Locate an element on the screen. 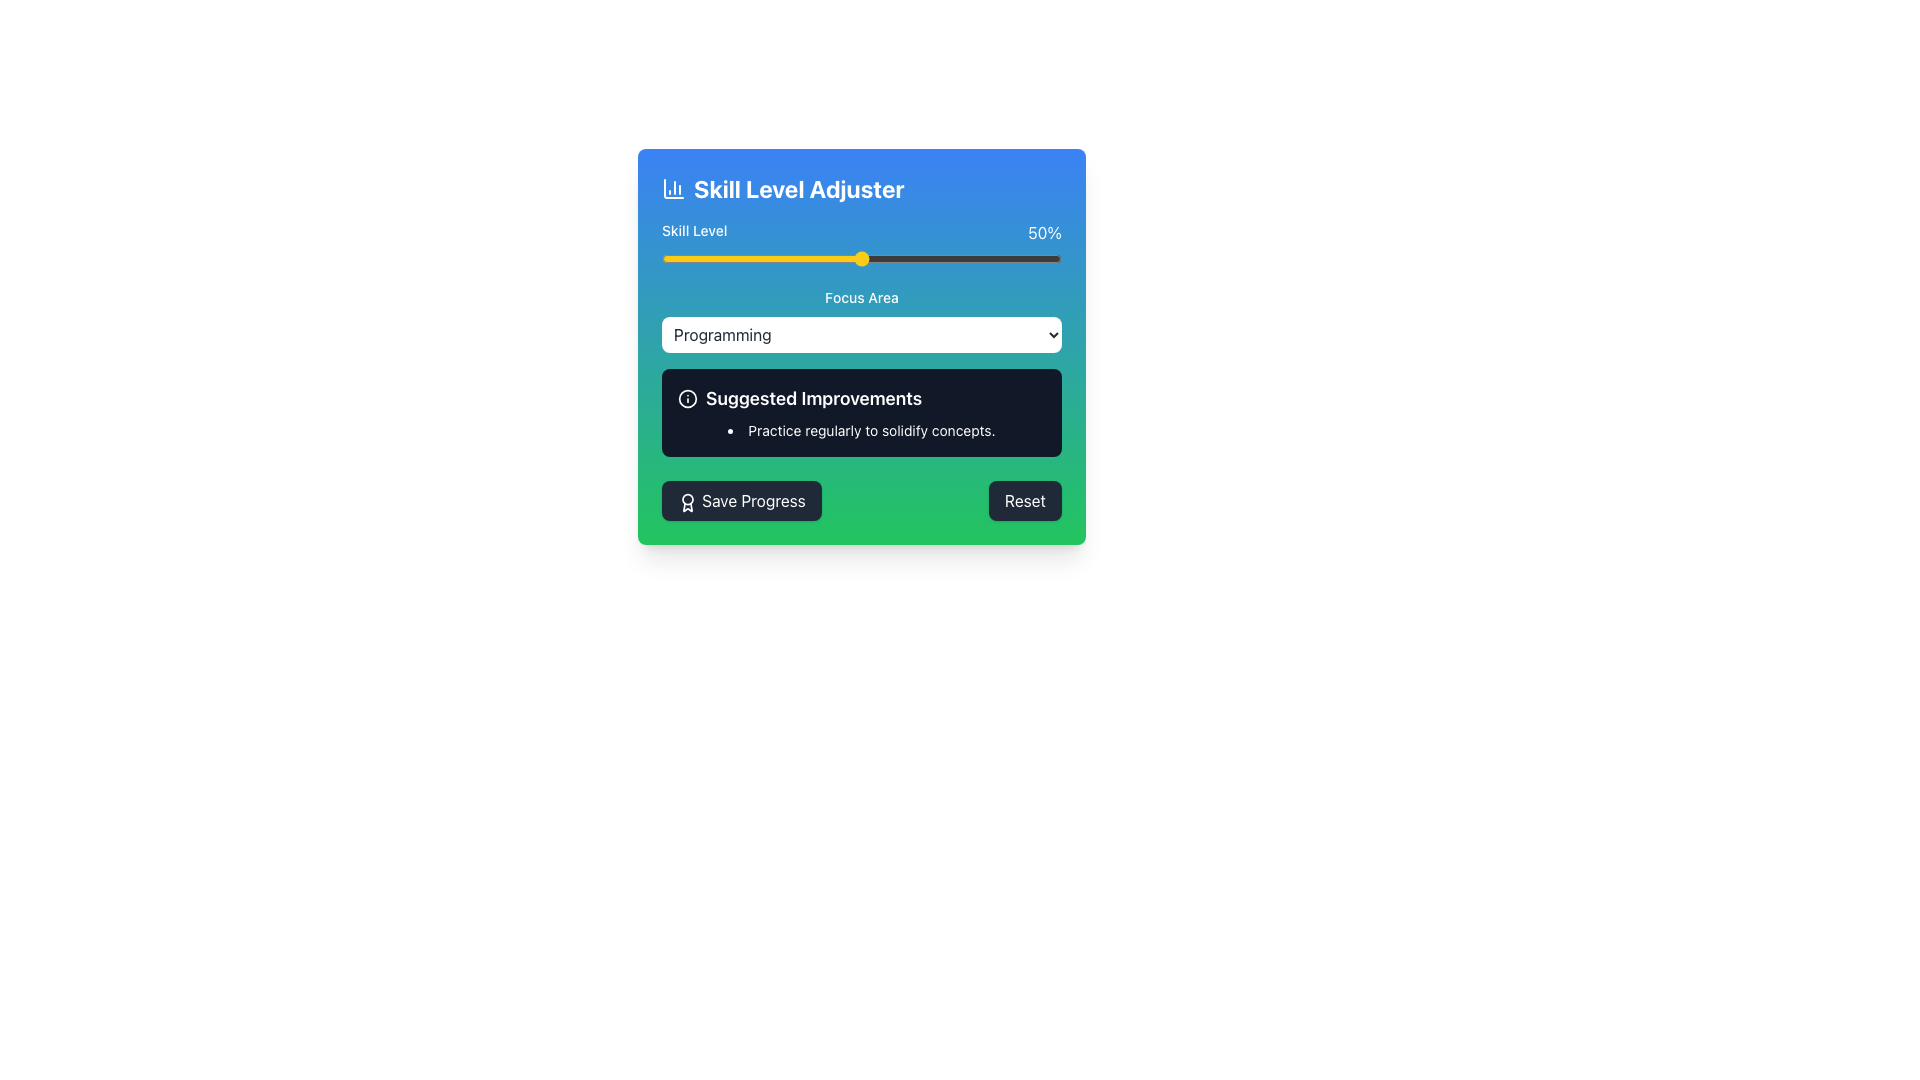 The width and height of the screenshot is (1920, 1080). the informational box or tooltip located in the 'Skill Level Adjuster' card, positioned under the 'Focus Area' dropdown and above the 'Save Progress' and 'Reset' buttons is located at coordinates (862, 411).